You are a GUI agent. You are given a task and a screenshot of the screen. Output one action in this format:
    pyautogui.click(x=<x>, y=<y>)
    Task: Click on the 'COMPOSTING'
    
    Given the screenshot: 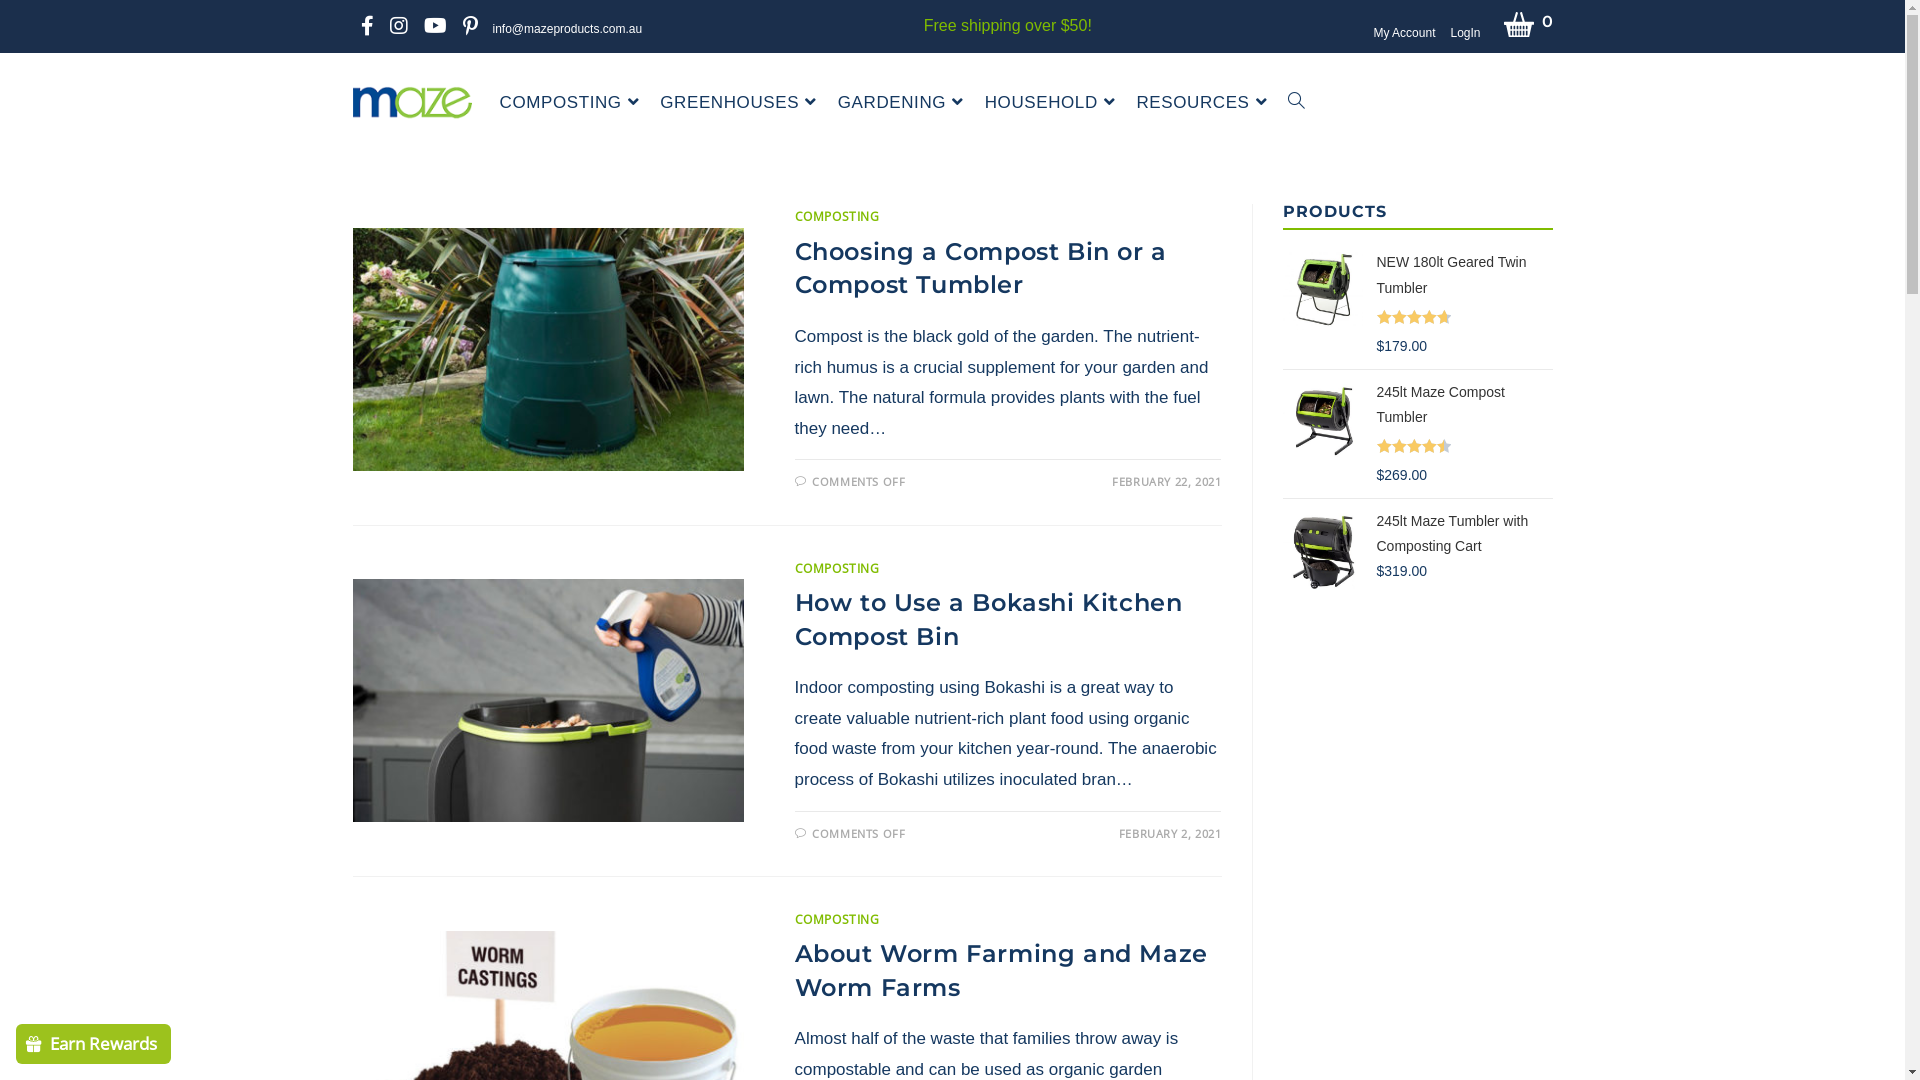 What is the action you would take?
    pyautogui.click(x=837, y=568)
    